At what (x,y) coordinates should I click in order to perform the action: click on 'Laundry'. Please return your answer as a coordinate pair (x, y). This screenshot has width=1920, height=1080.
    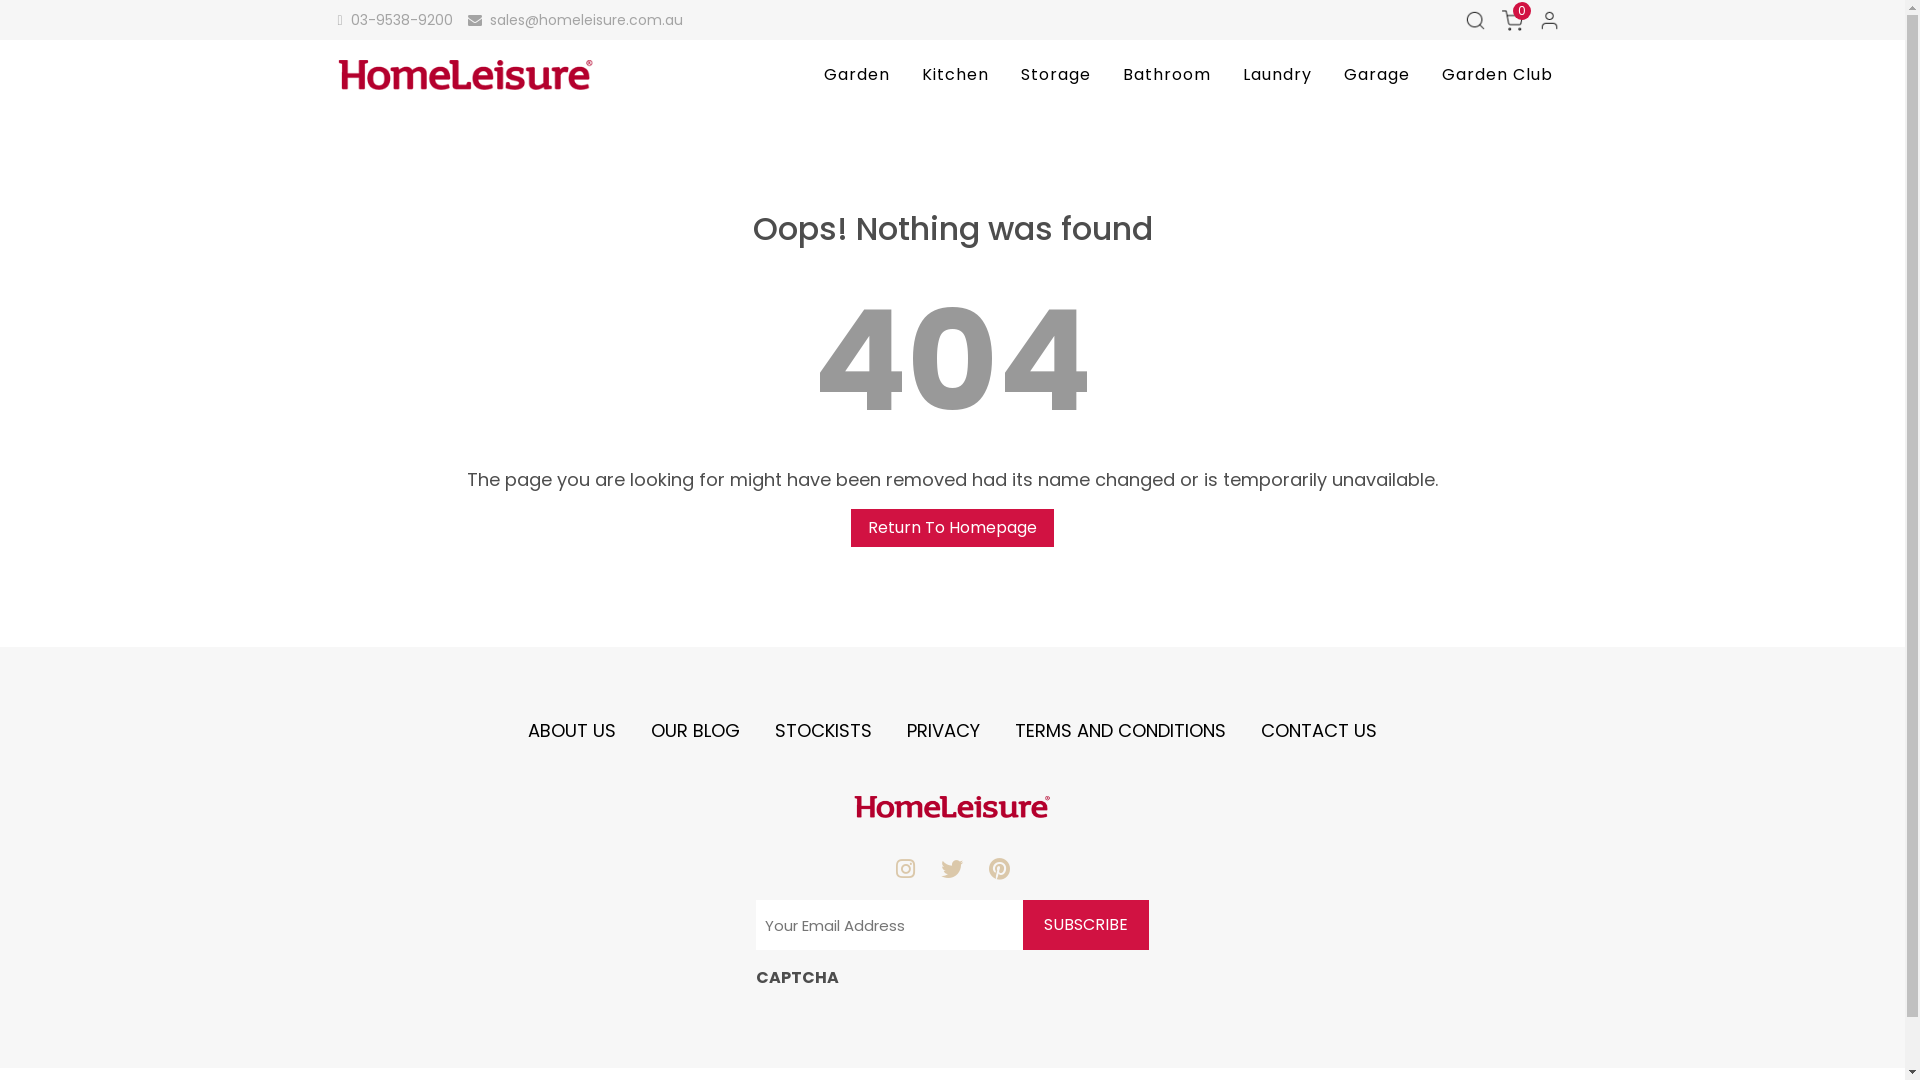
    Looking at the image, I should click on (1276, 73).